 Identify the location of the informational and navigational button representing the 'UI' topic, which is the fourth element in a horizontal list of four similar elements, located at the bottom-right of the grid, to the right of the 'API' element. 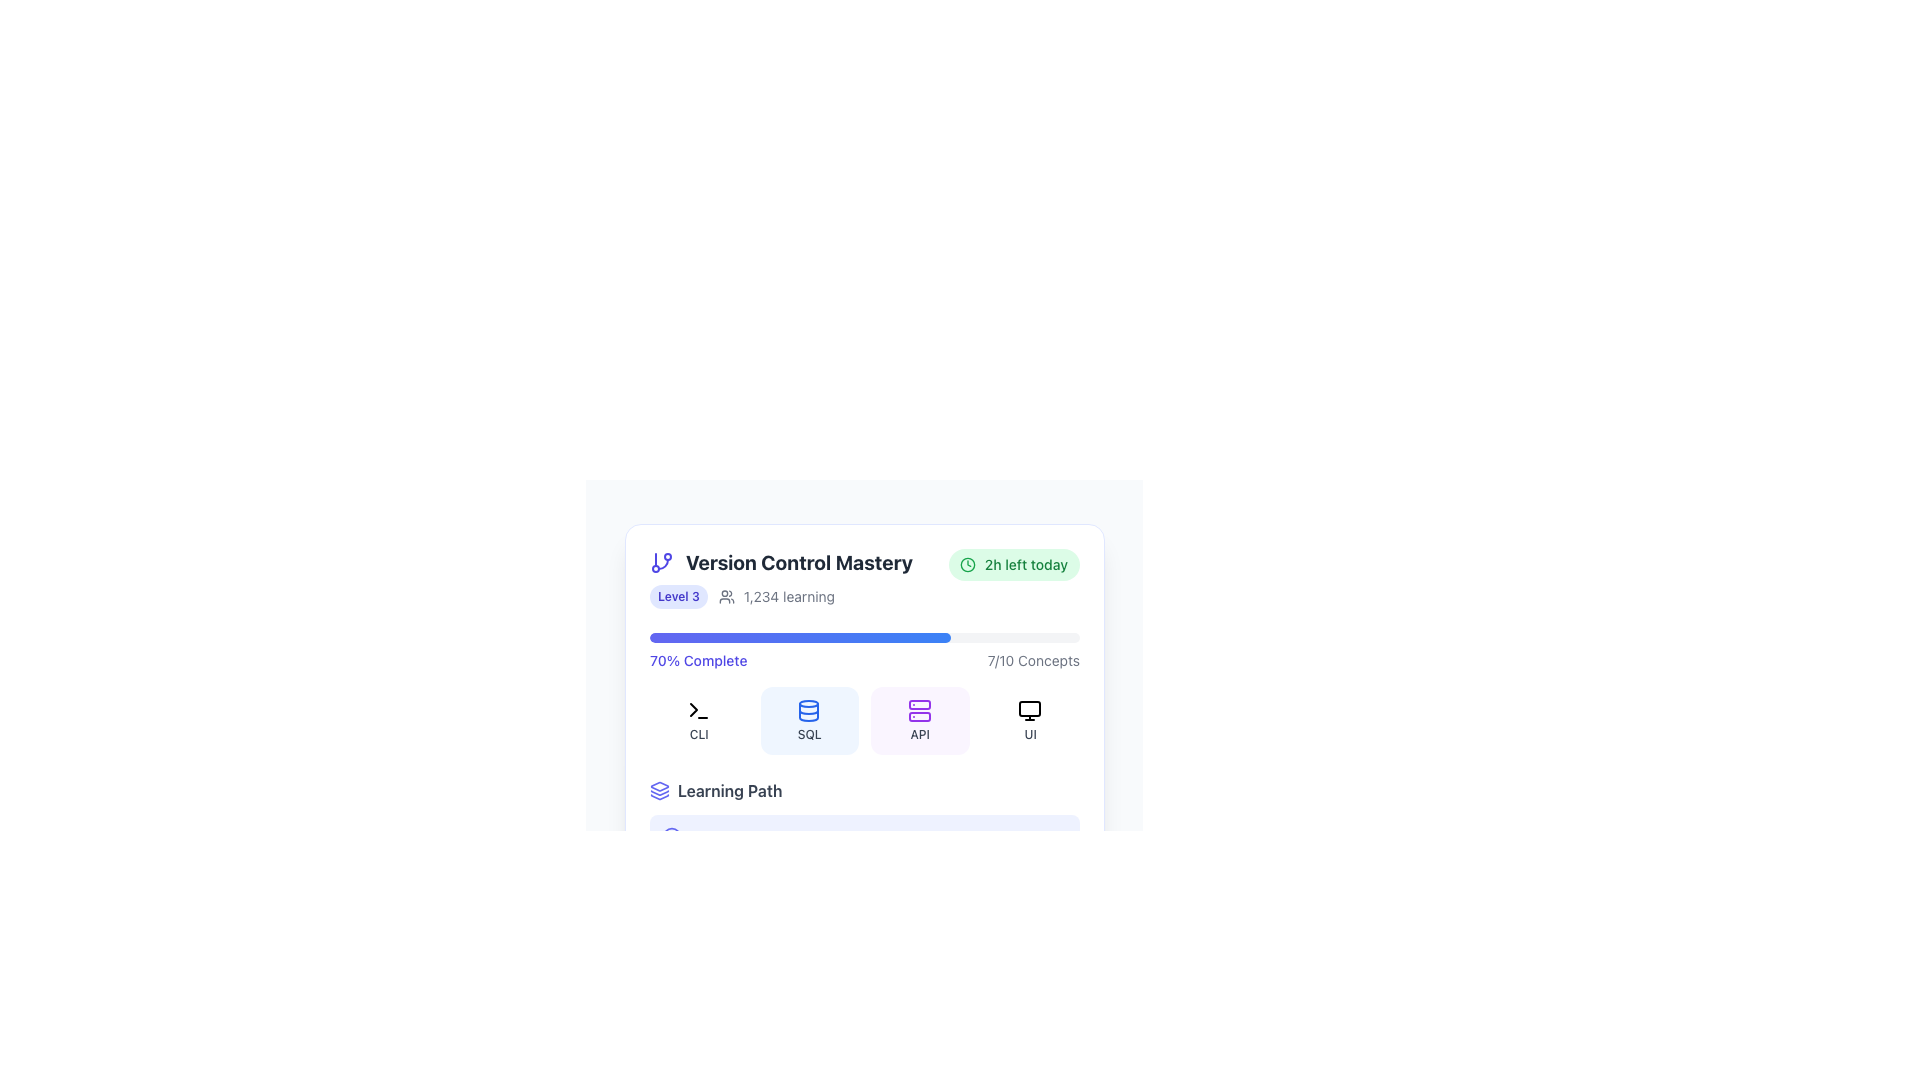
(1030, 721).